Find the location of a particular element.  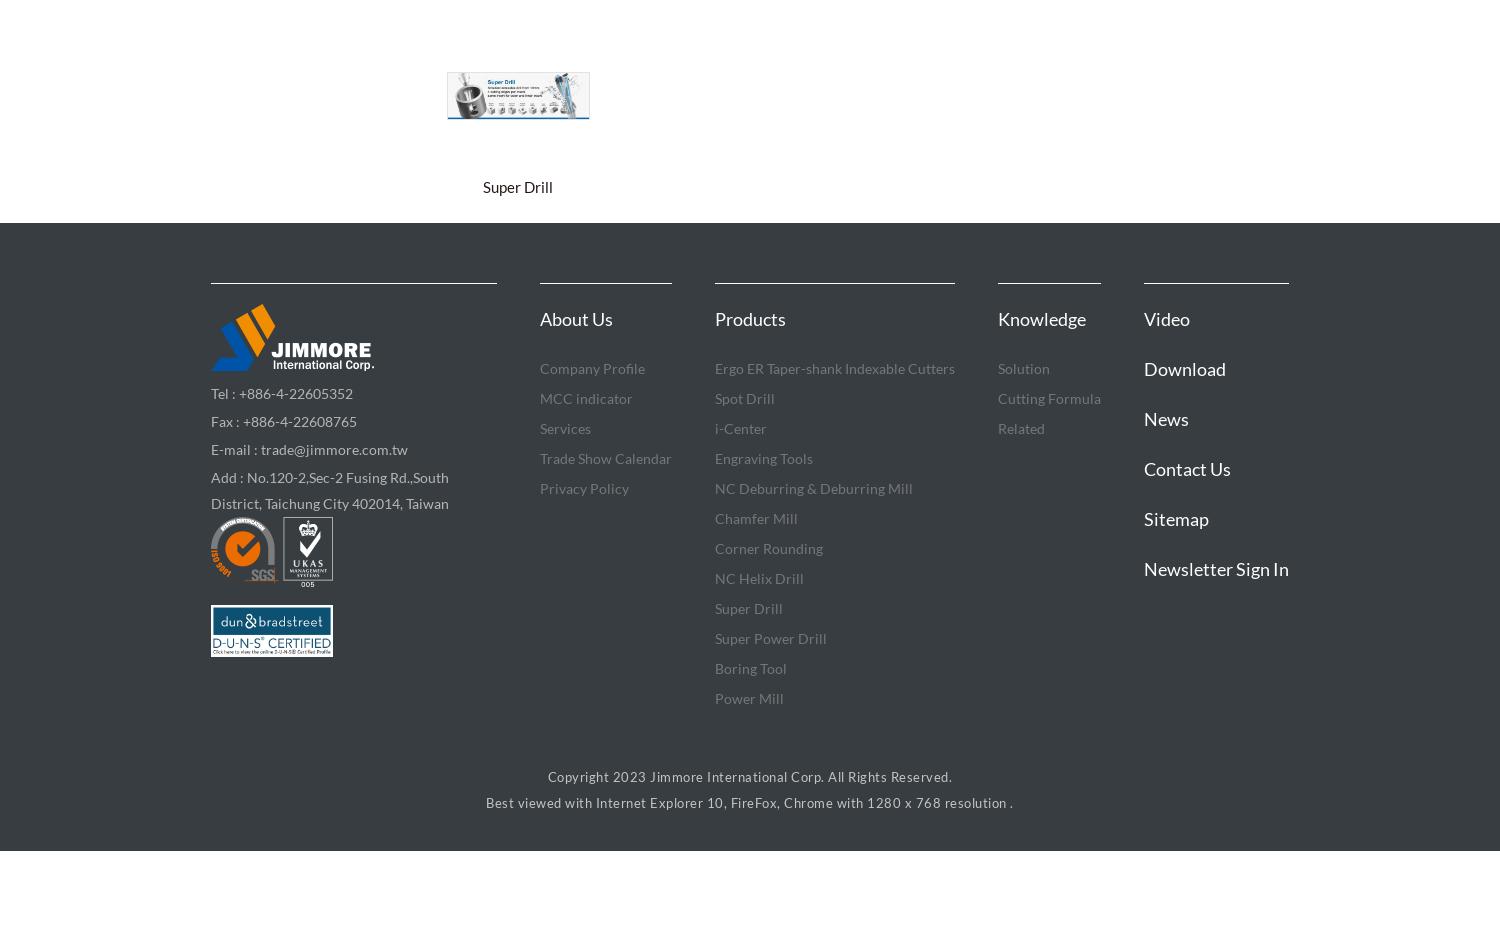

'Related' is located at coordinates (1021, 427).